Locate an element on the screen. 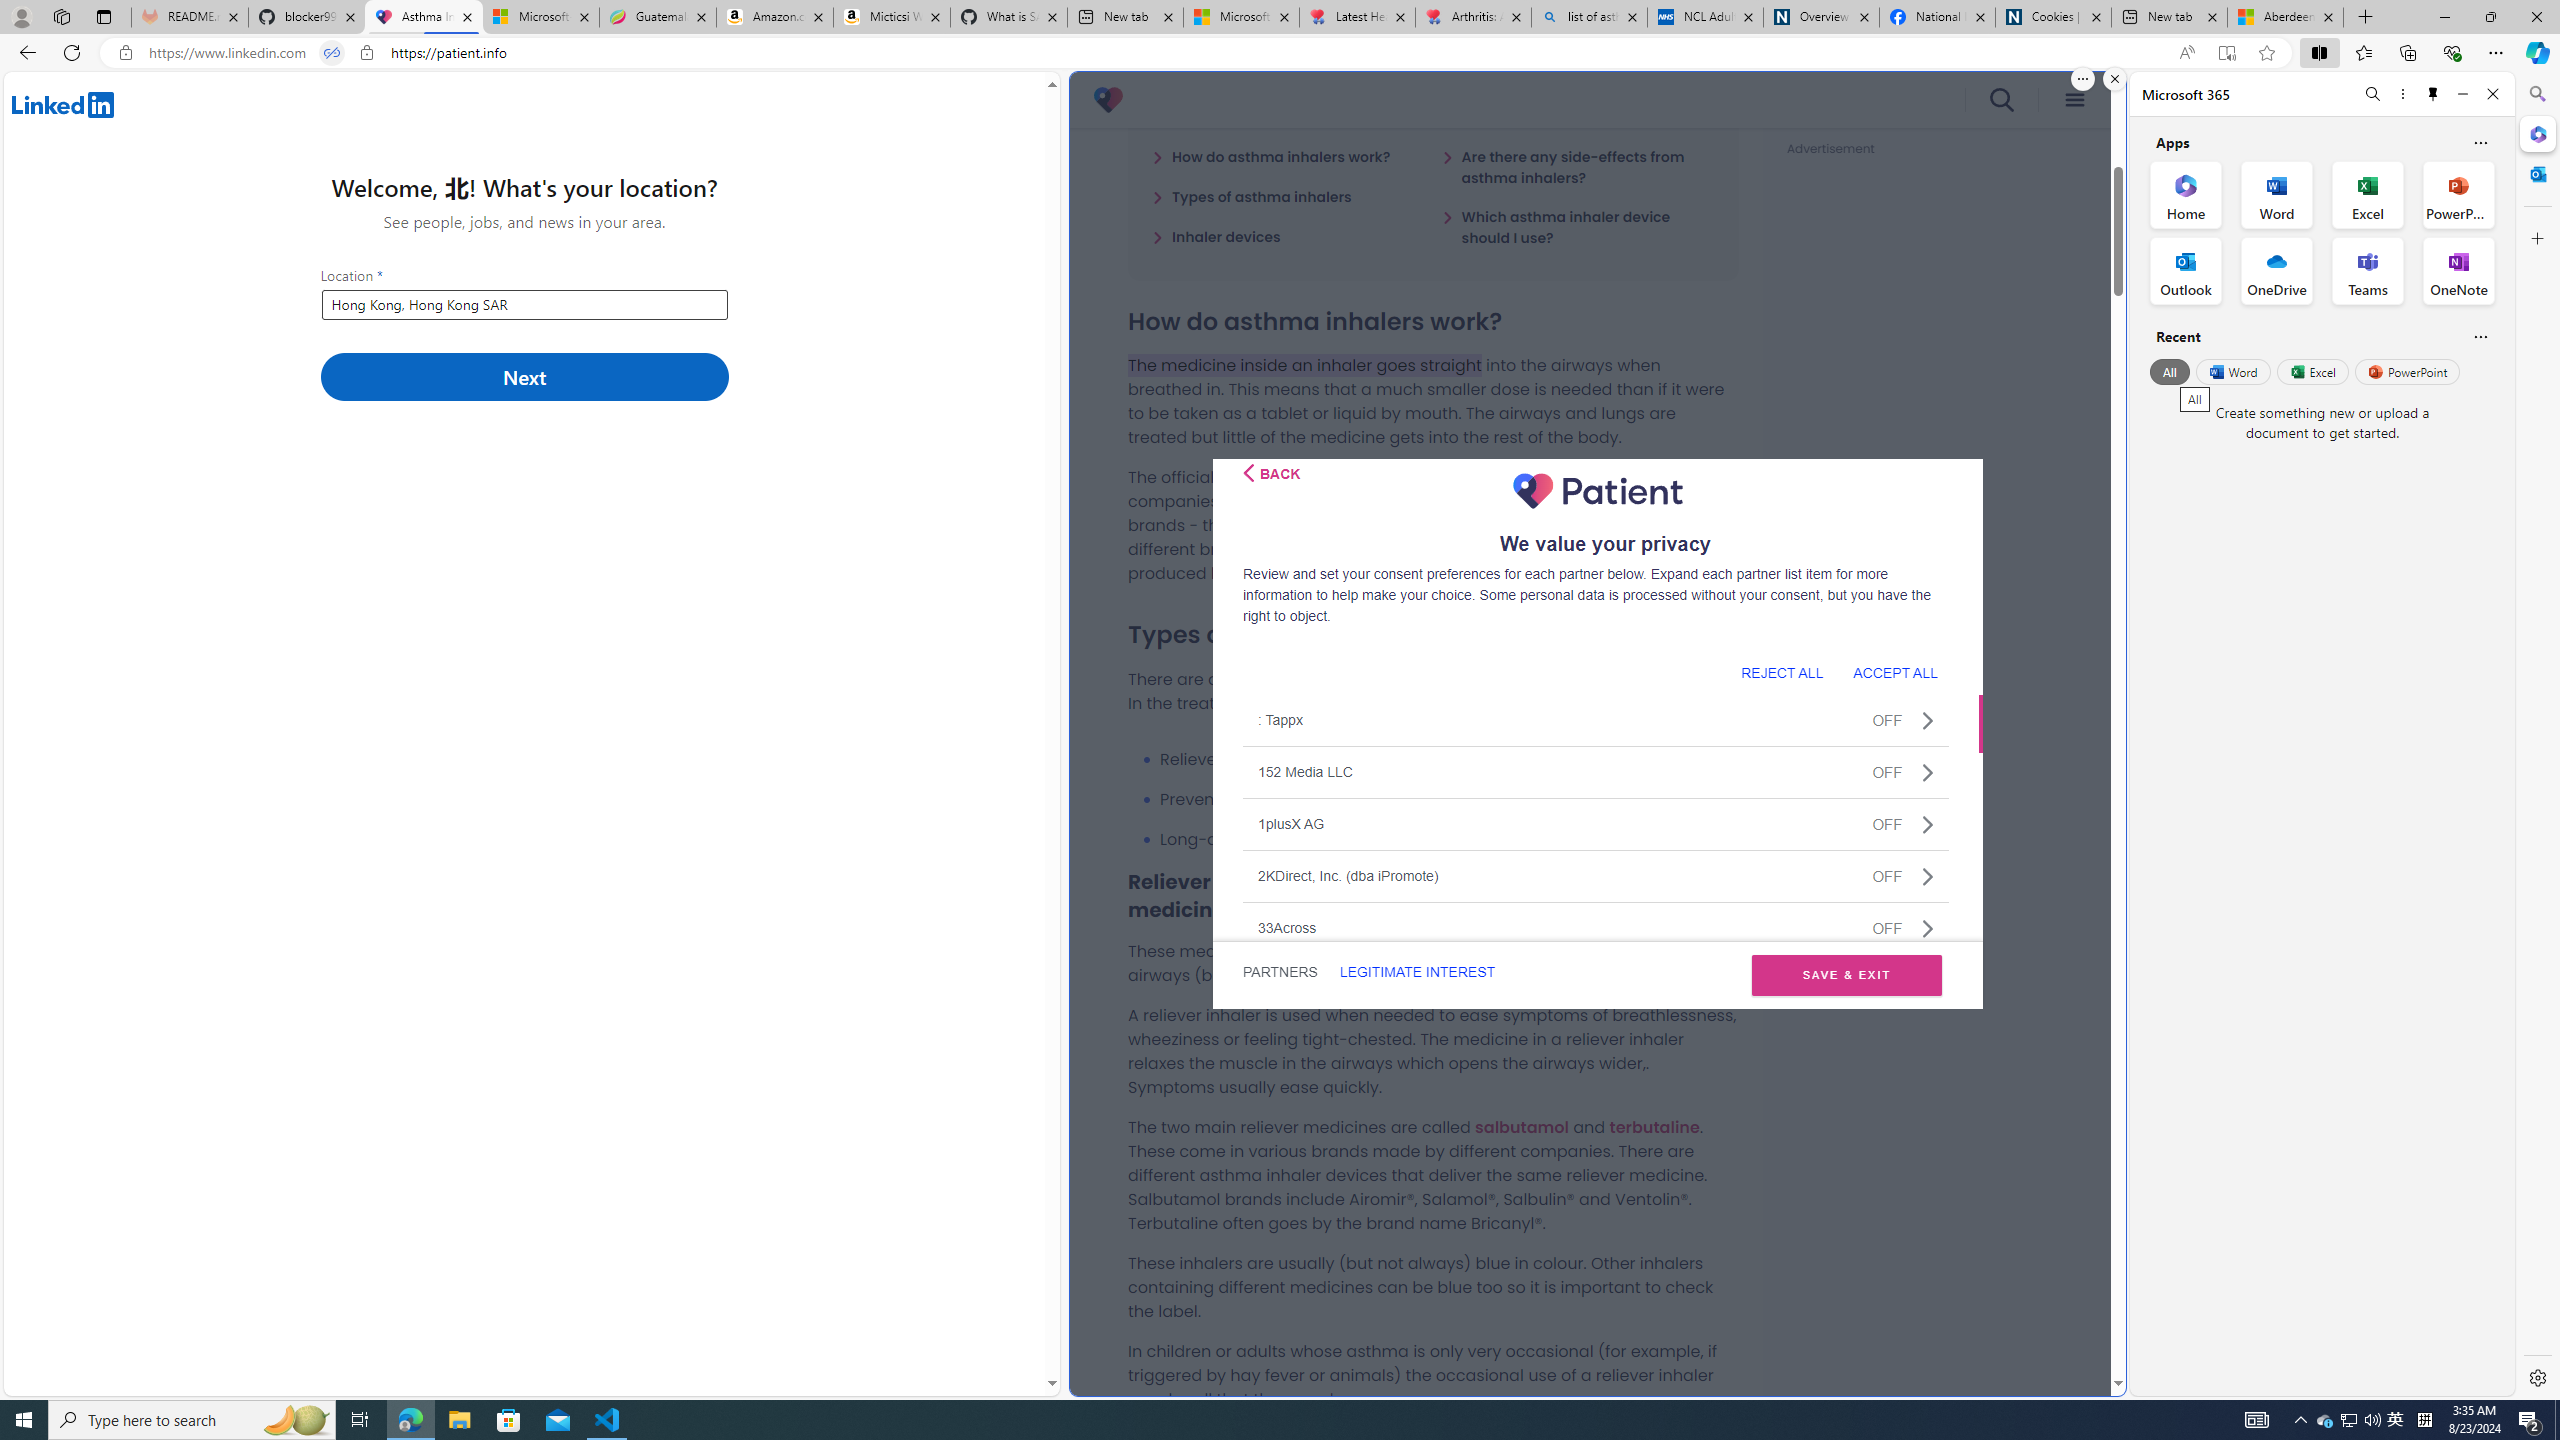 The image size is (2560, 1440). 'Asthma Inhalers: Names and Types' is located at coordinates (423, 16).